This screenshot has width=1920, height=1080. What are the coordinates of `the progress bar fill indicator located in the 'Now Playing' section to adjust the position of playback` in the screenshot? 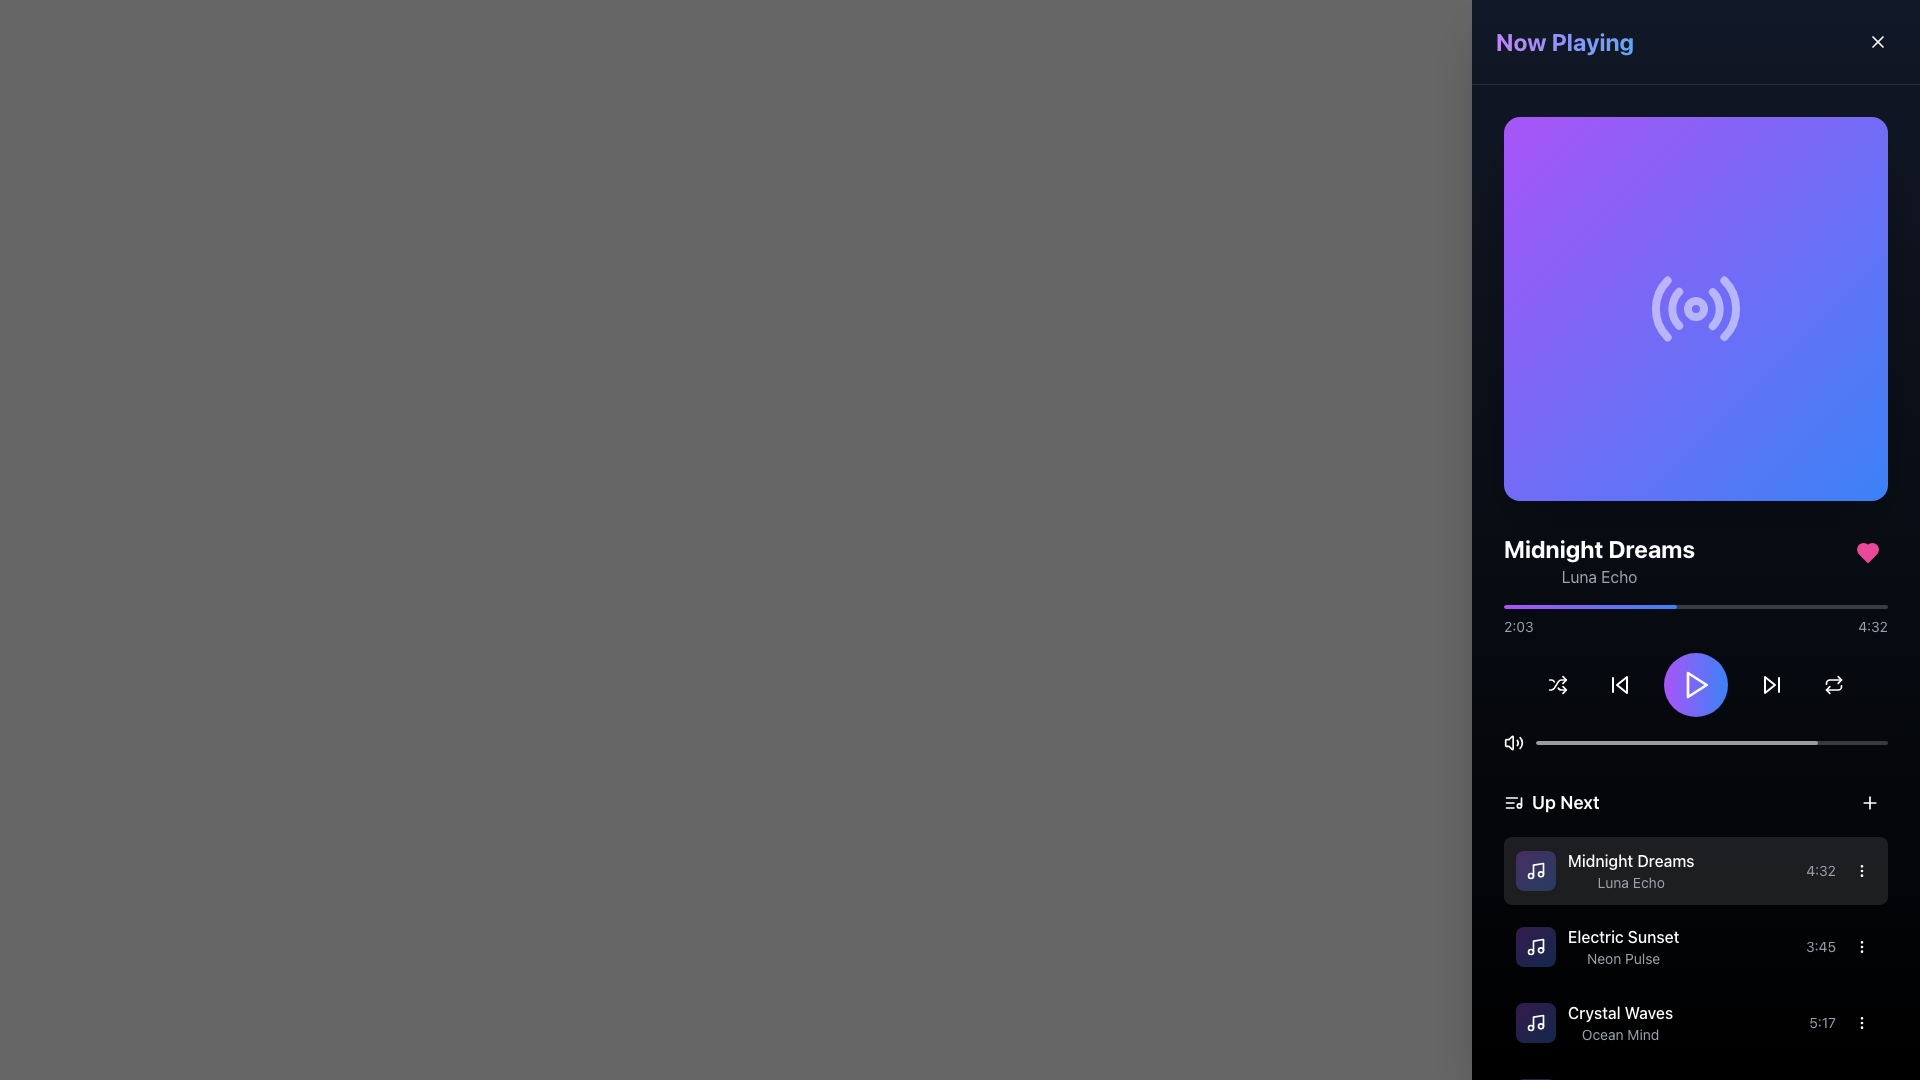 It's located at (1676, 743).